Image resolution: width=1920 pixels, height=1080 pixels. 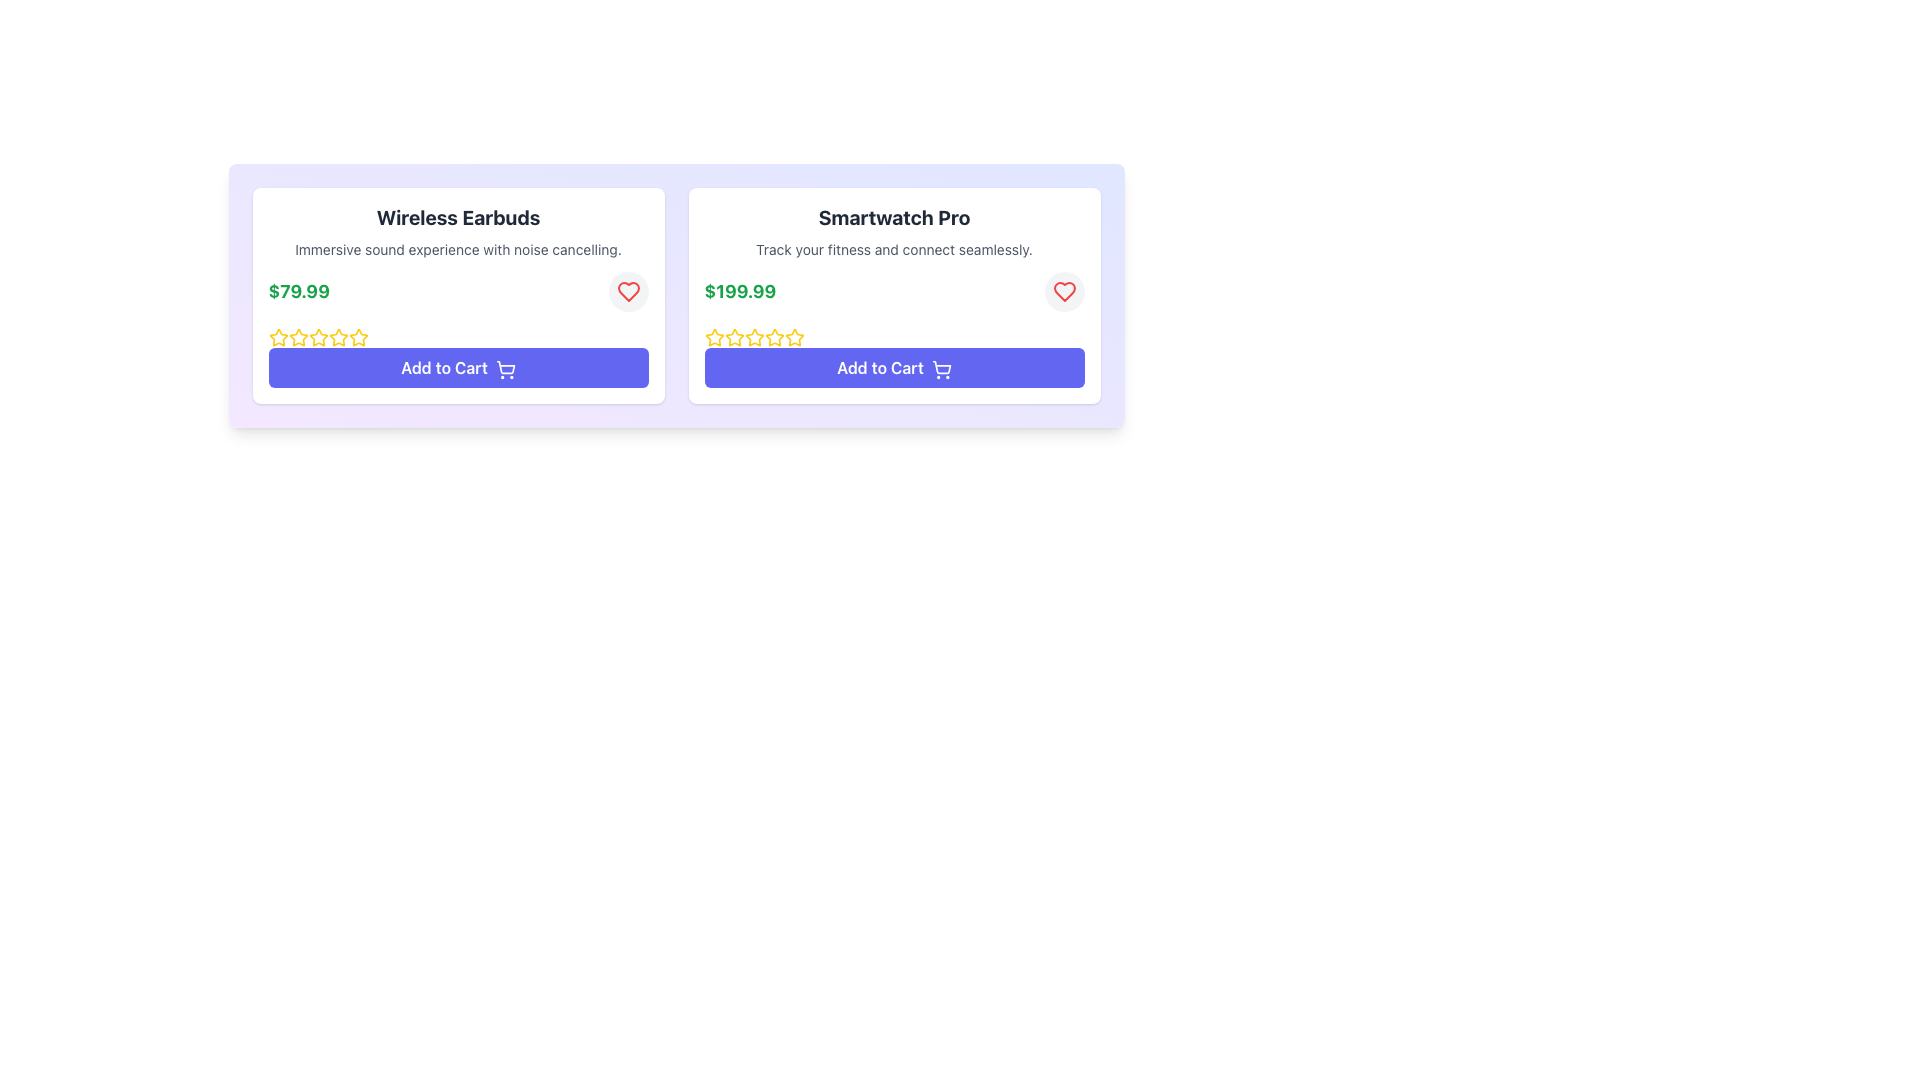 What do you see at coordinates (733, 336) in the screenshot?
I see `the first yellow star in the rating section of the 'Smartwatch Pro' product card, which is located below the price` at bounding box center [733, 336].